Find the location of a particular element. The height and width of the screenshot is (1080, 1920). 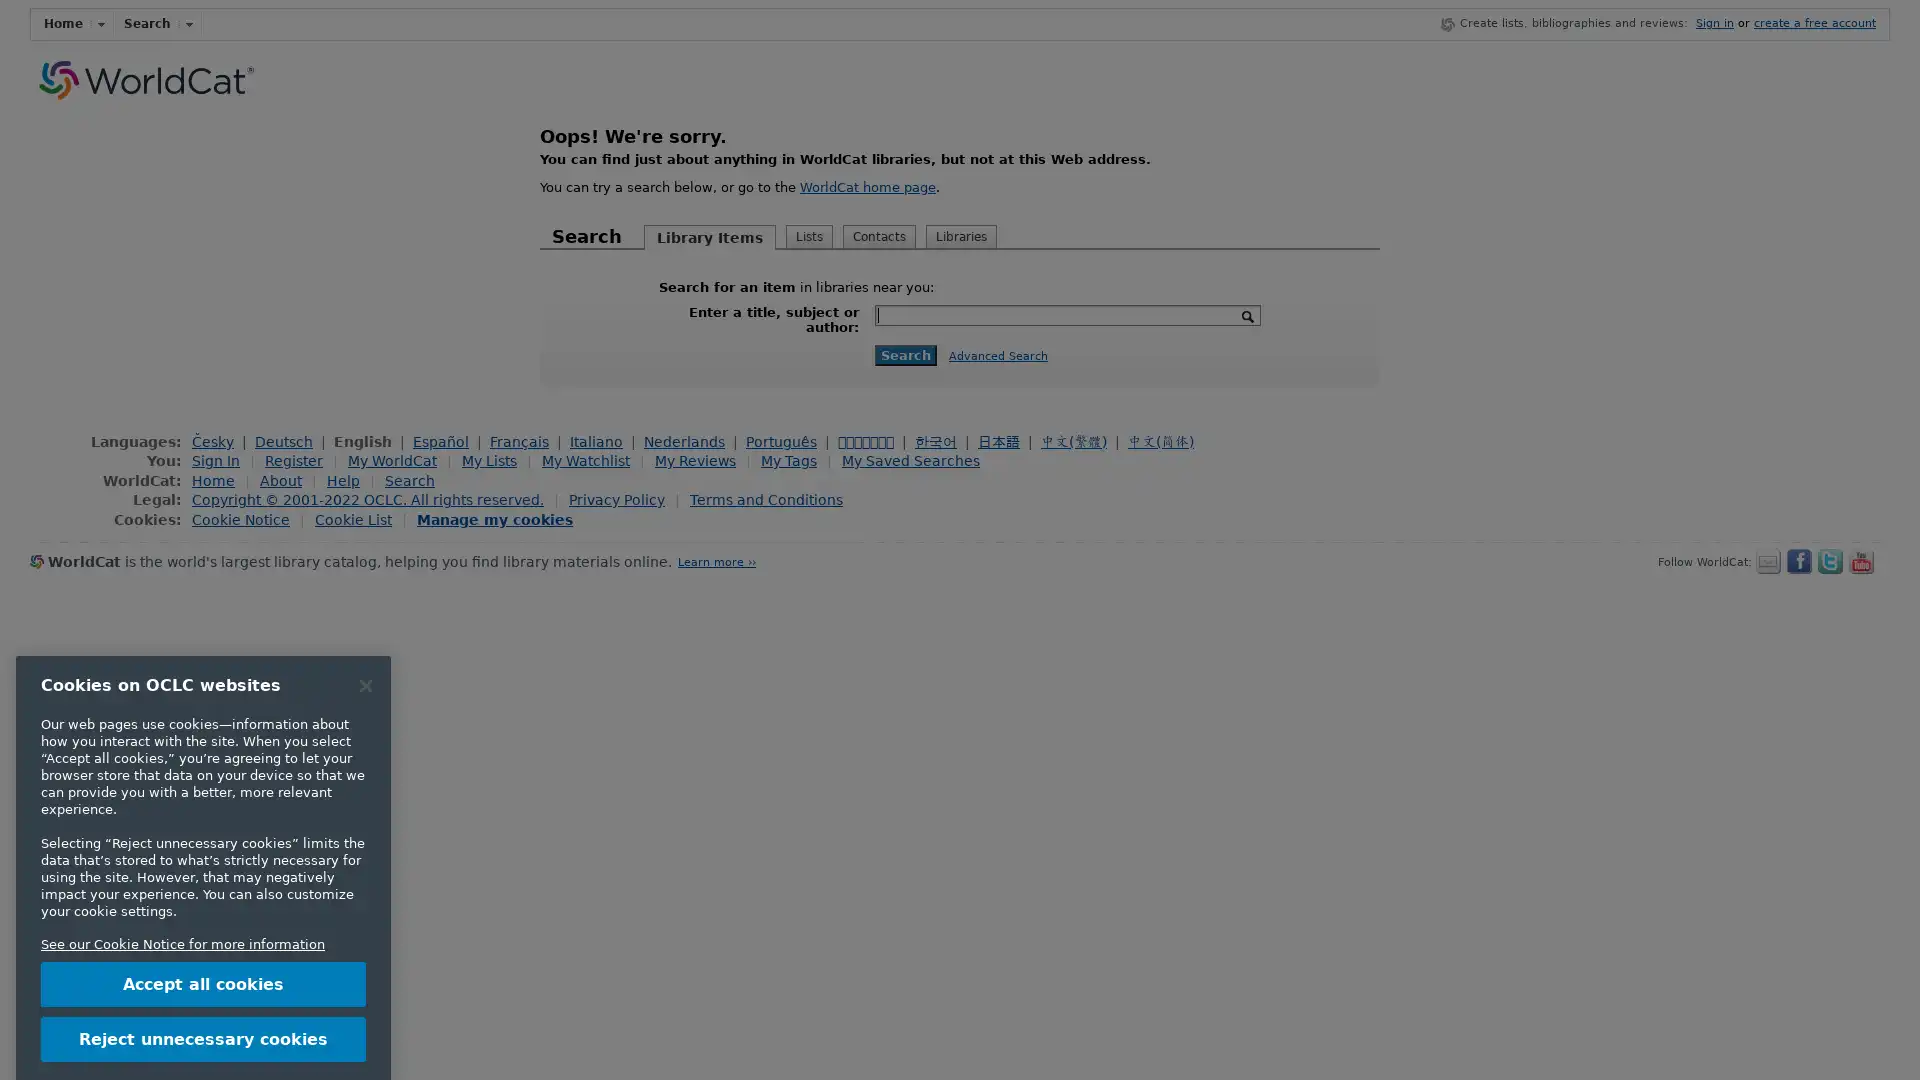

Accept all cookies is located at coordinates (203, 894).